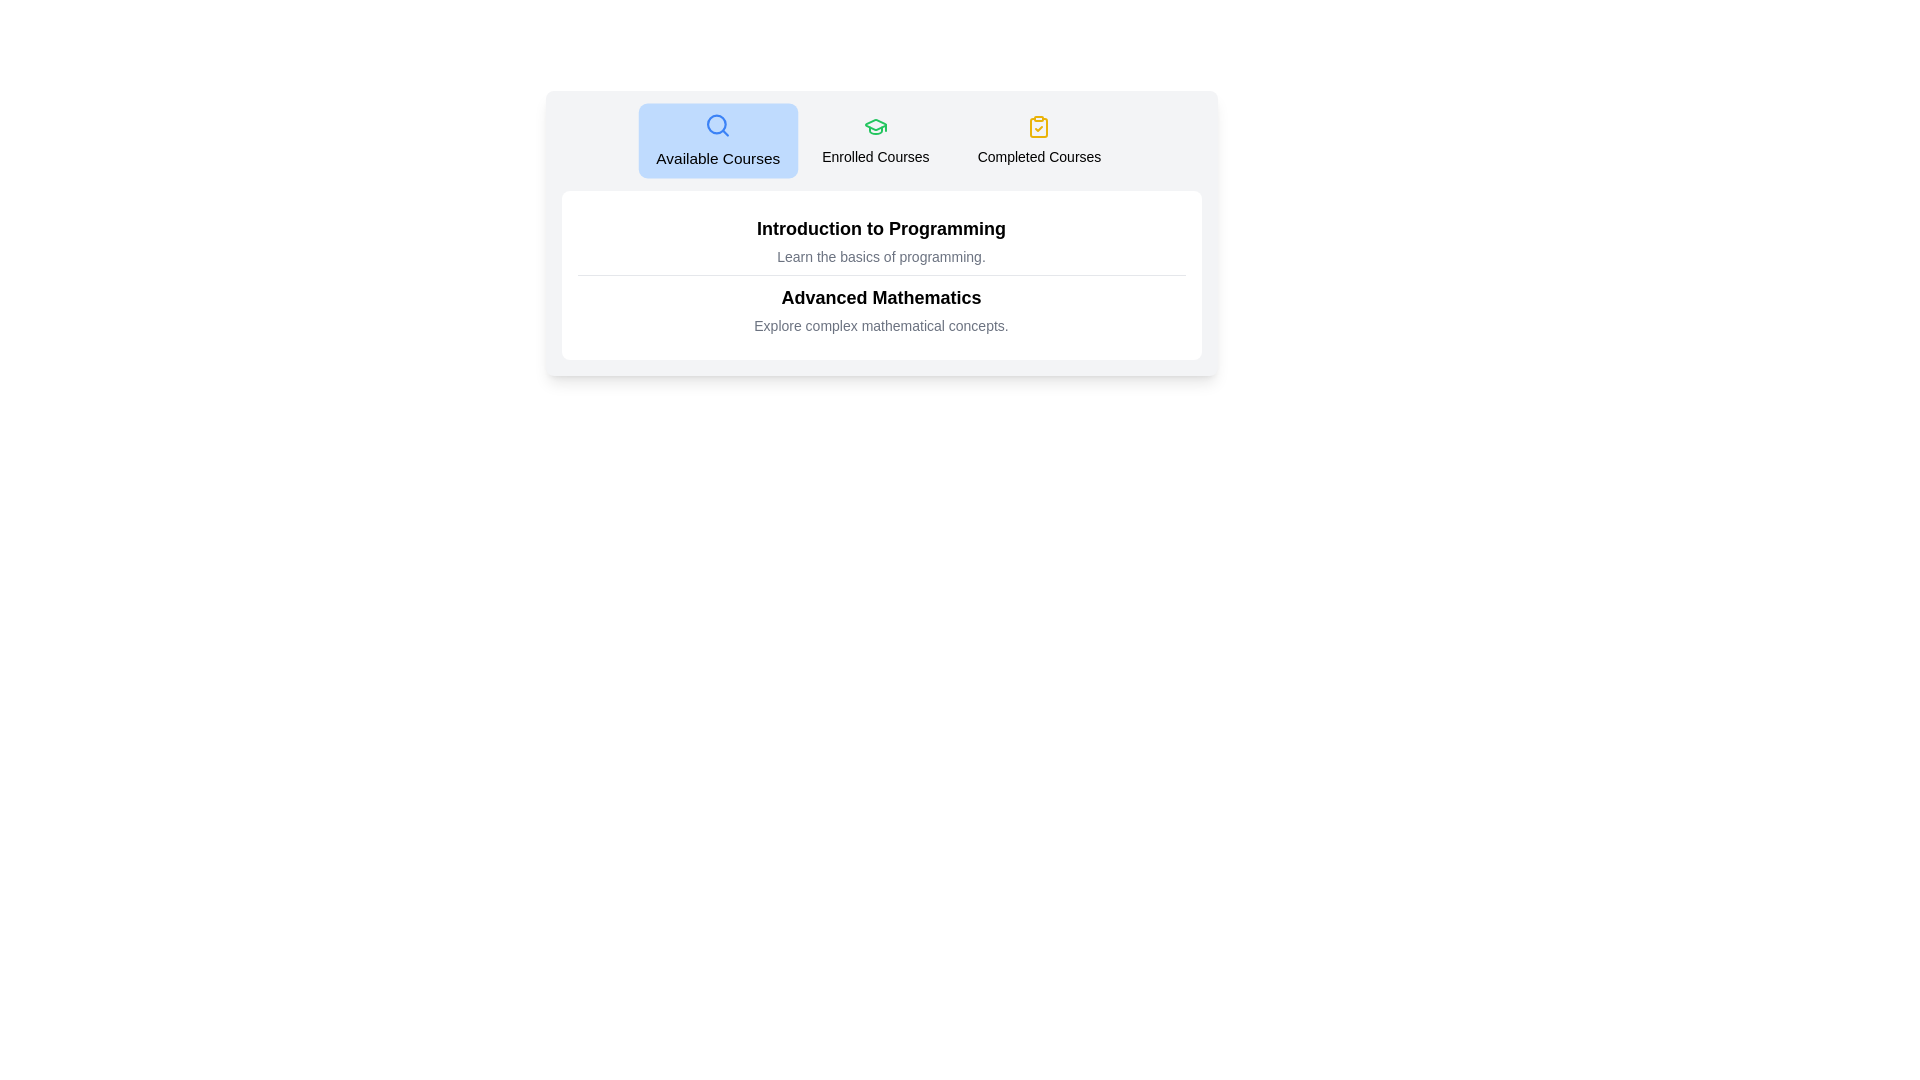  I want to click on the tab labeled Completed Courses, so click(1039, 140).